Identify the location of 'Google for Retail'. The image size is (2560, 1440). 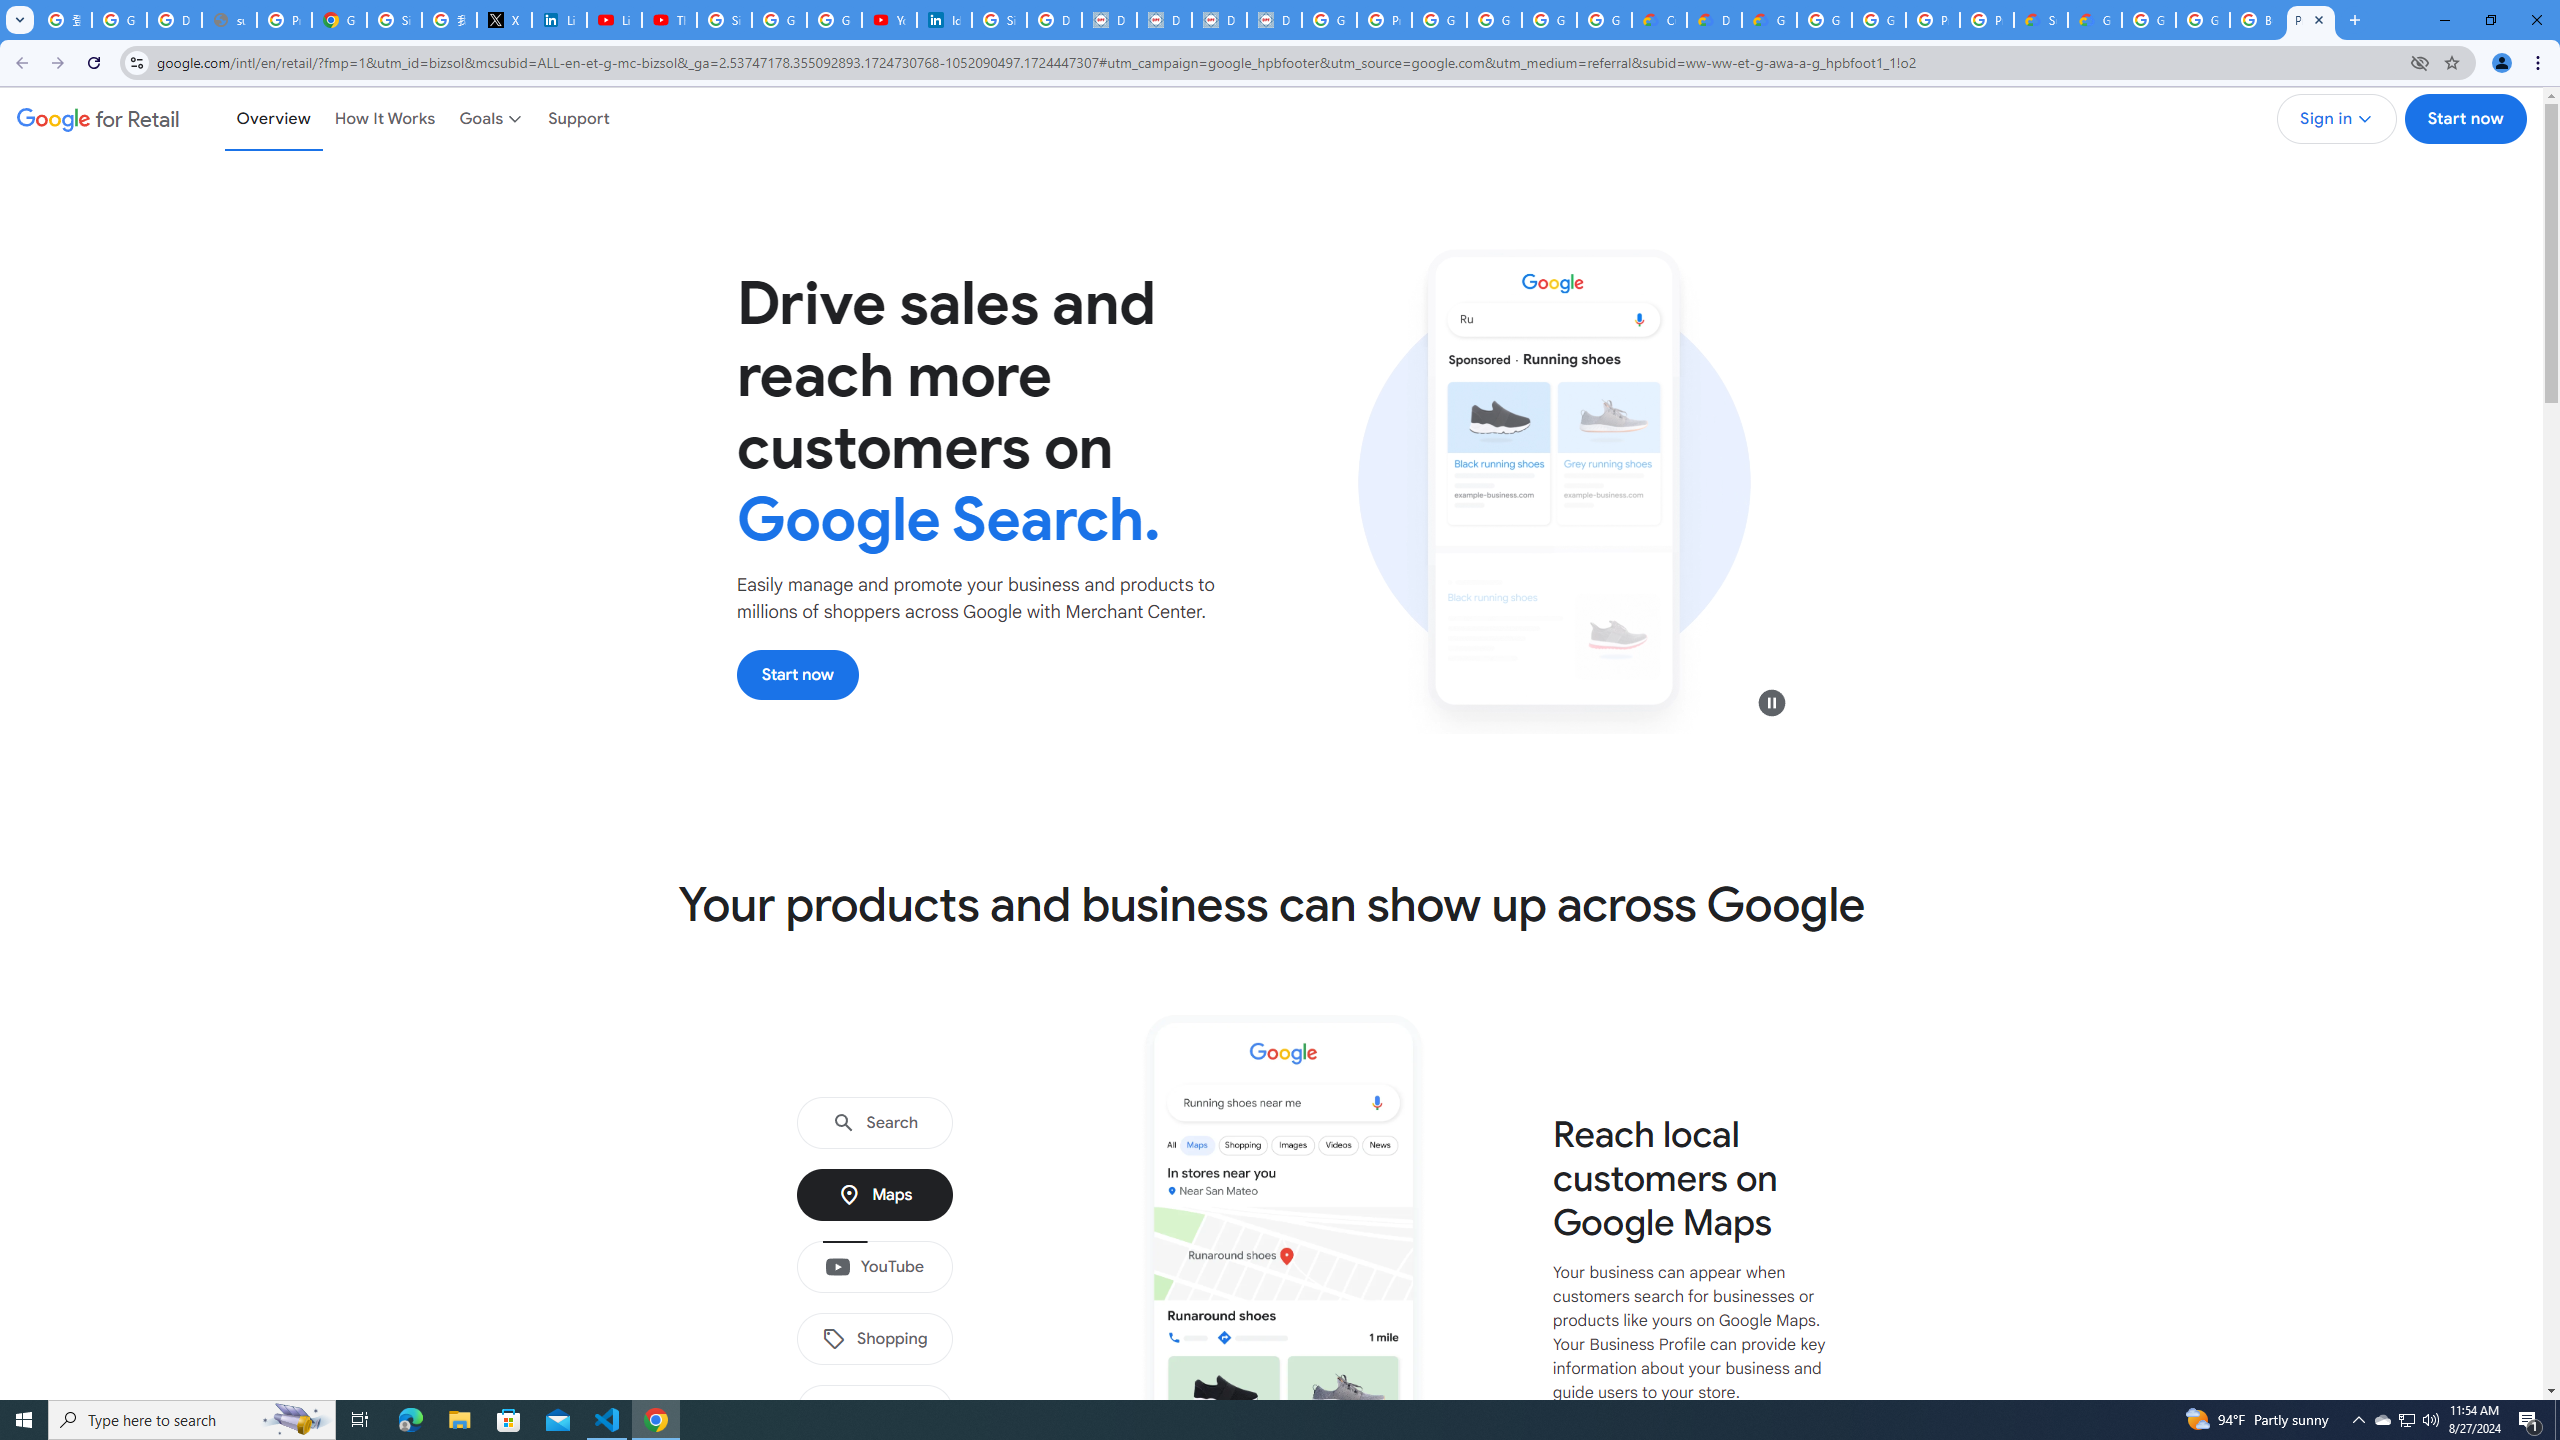
(97, 118).